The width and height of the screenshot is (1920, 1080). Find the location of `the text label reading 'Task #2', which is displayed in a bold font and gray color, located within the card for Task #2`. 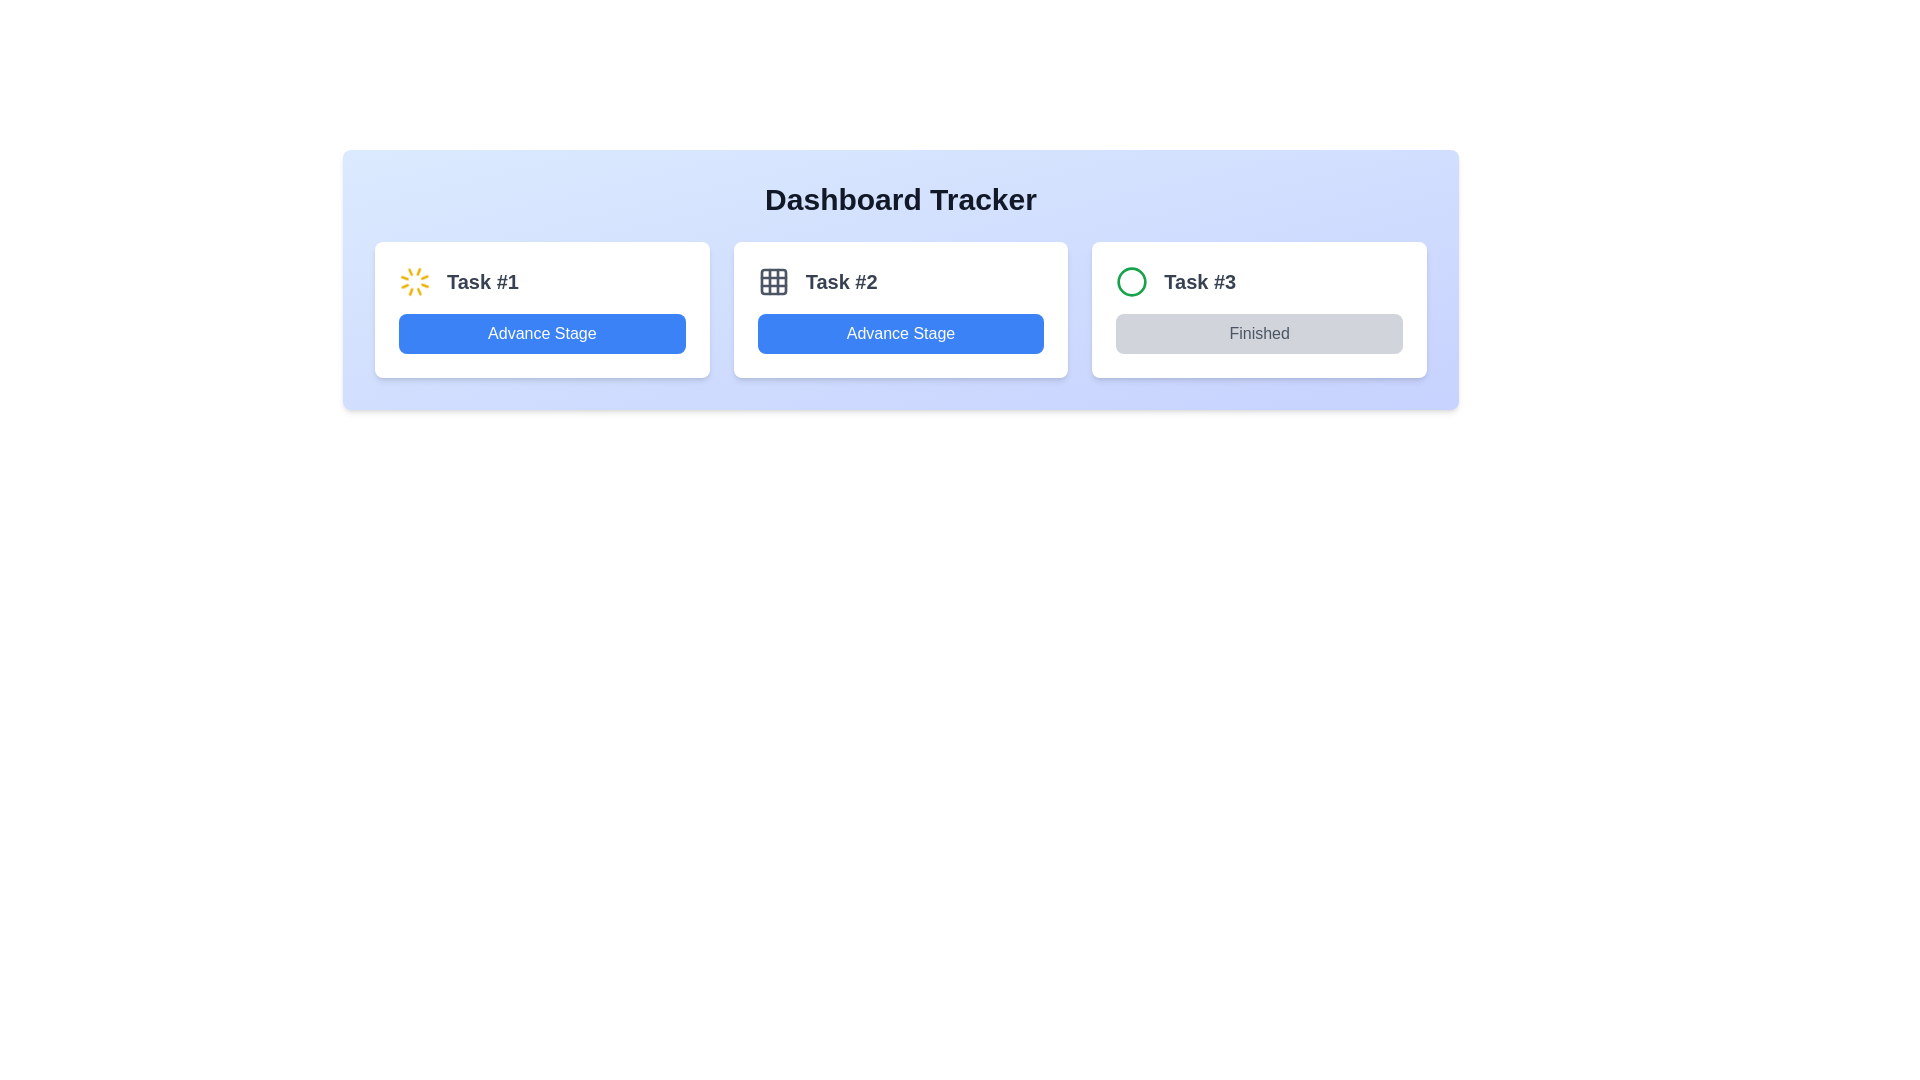

the text label reading 'Task #2', which is displayed in a bold font and gray color, located within the card for Task #2 is located at coordinates (841, 281).